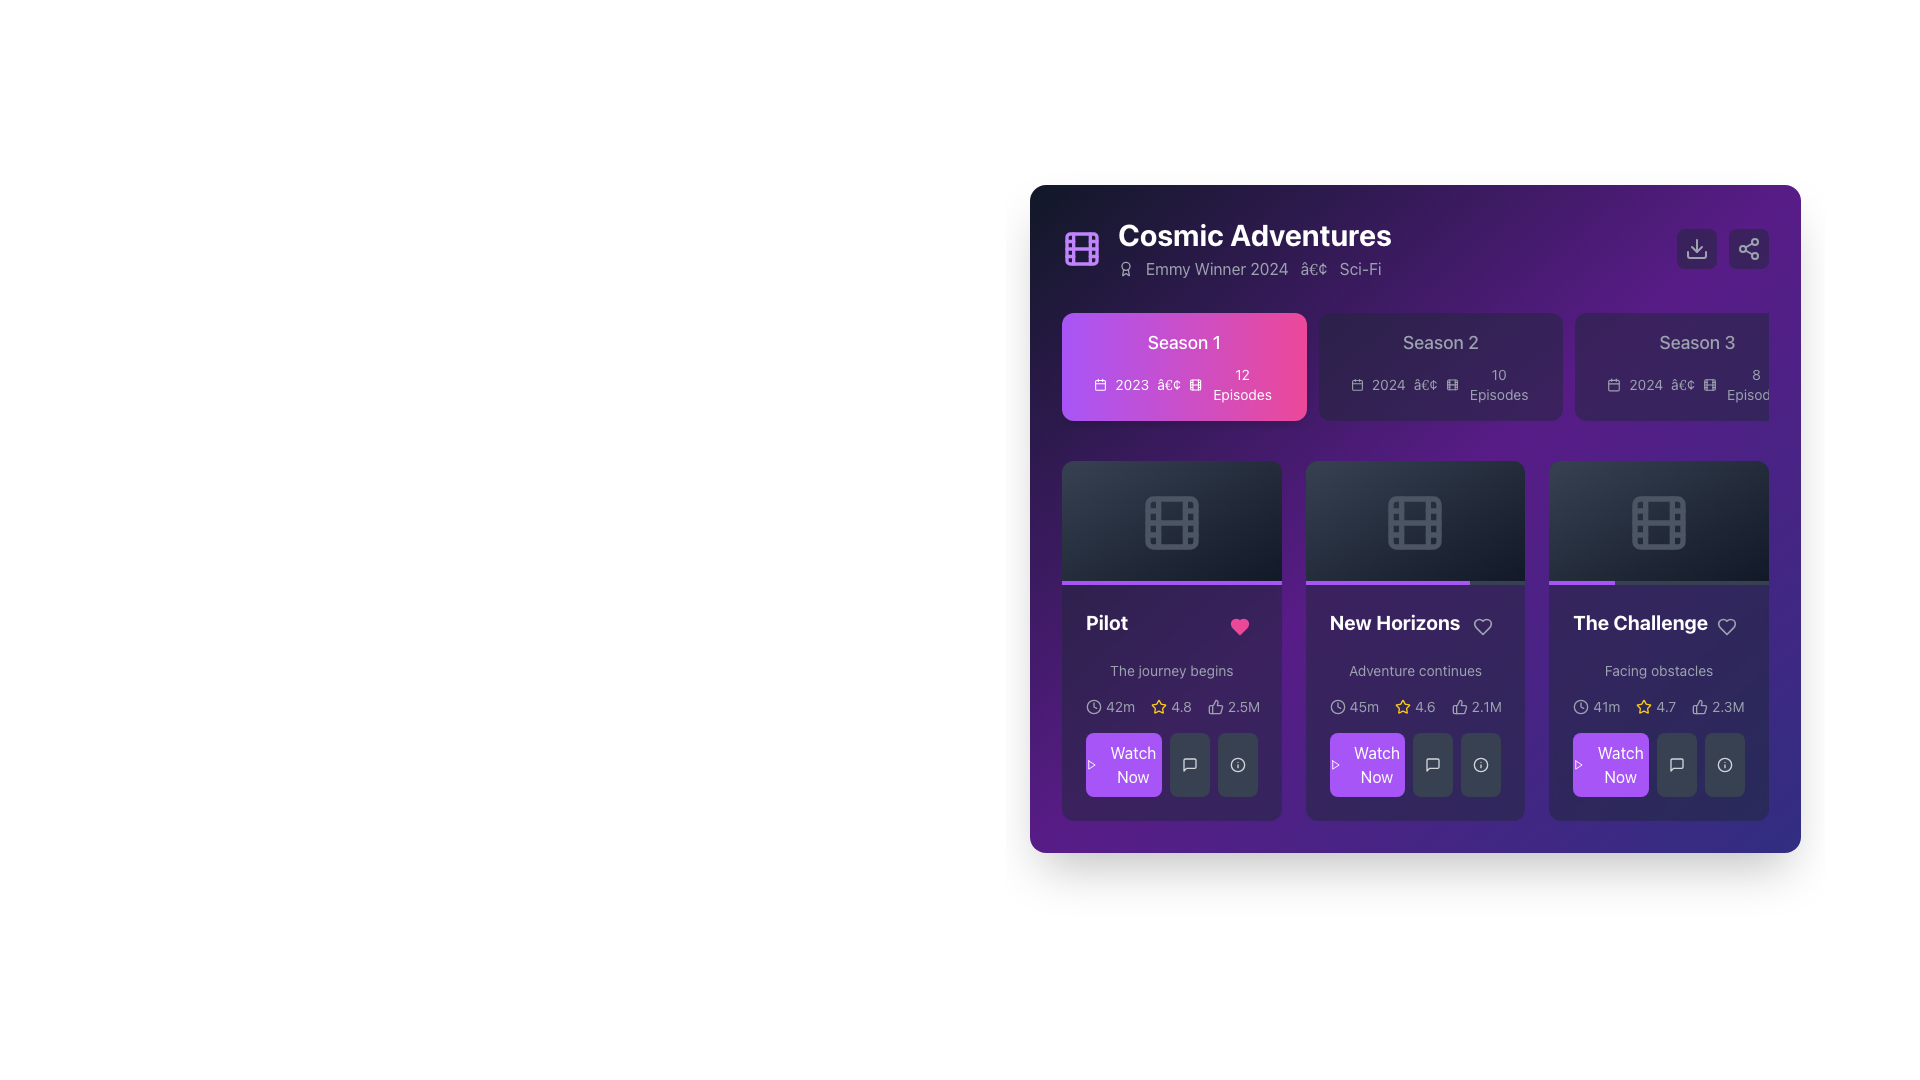  Describe the element at coordinates (1483, 625) in the screenshot. I see `the heart-shaped icon with a solid pink fill located near the title 'Pilot' in the media application interface` at that location.